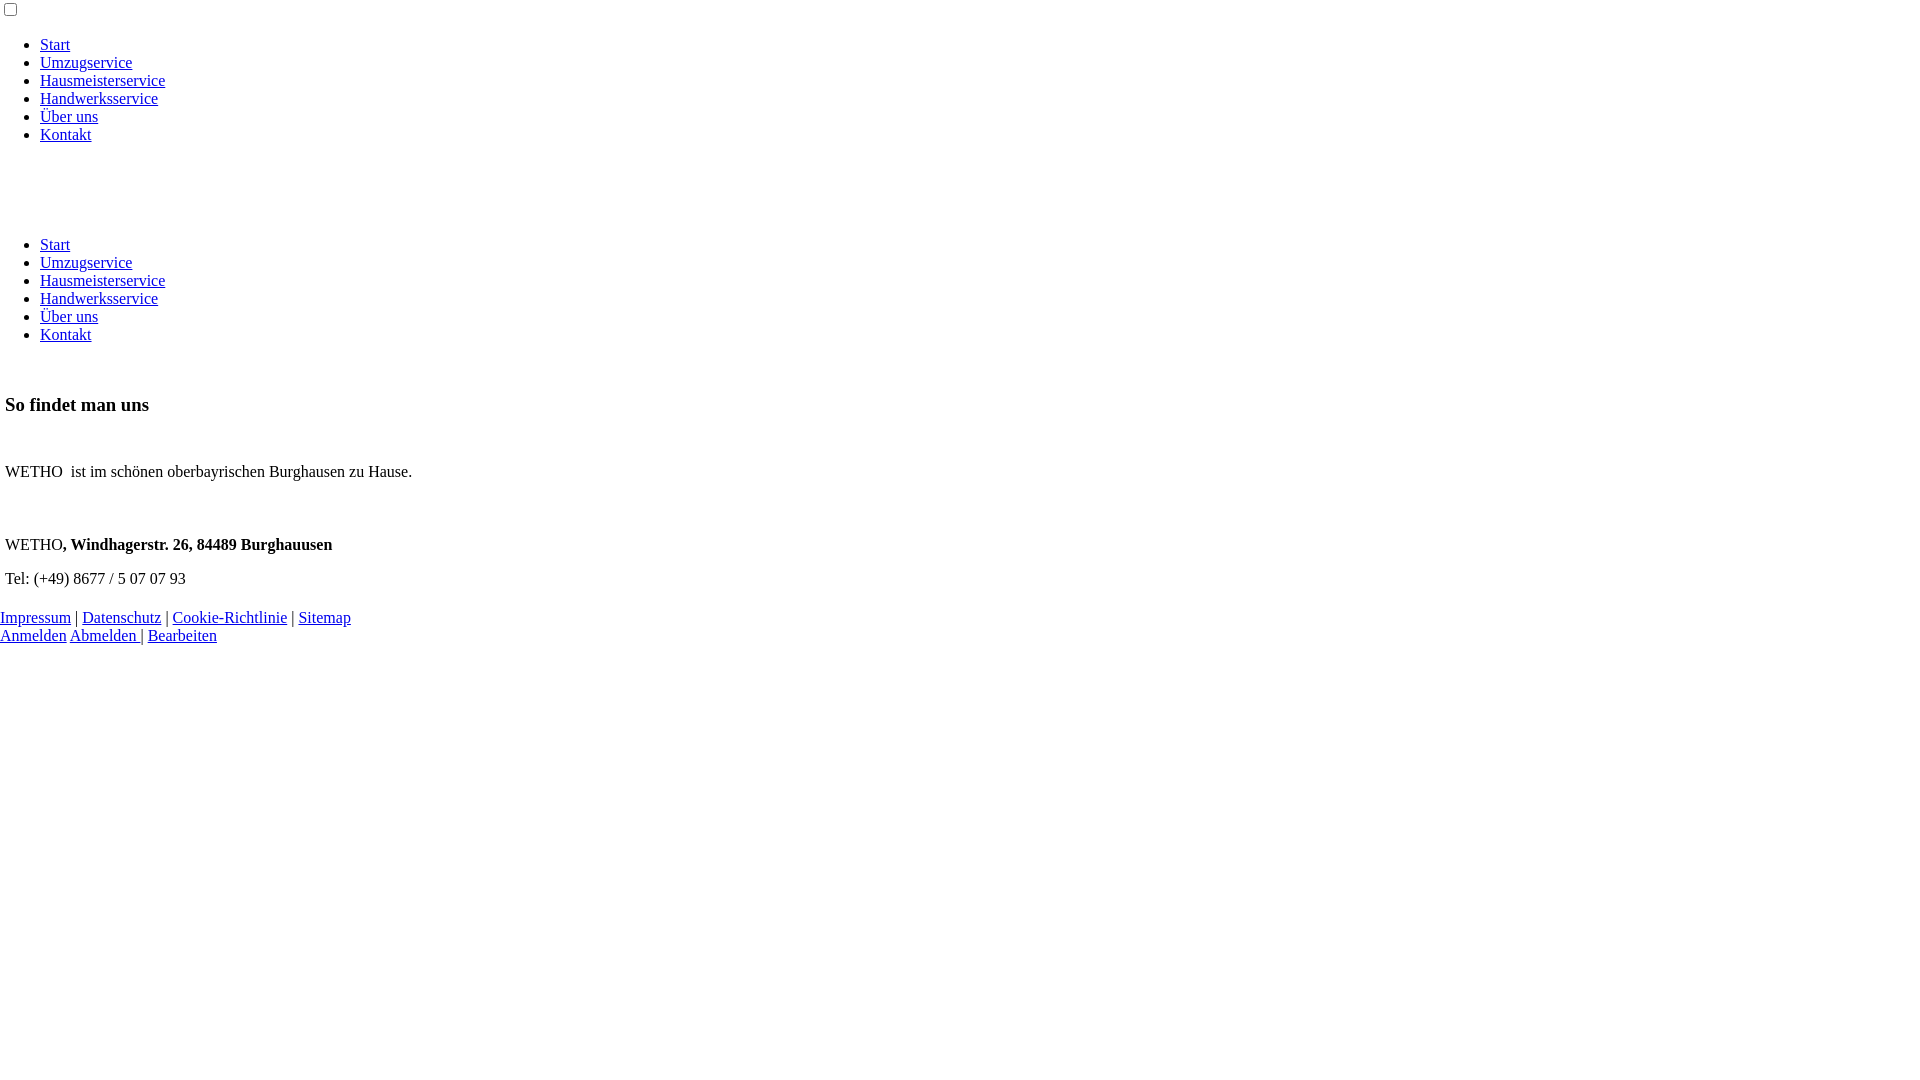 This screenshot has height=1080, width=1920. Describe the element at coordinates (98, 98) in the screenshot. I see `'Handwerksservice'` at that location.